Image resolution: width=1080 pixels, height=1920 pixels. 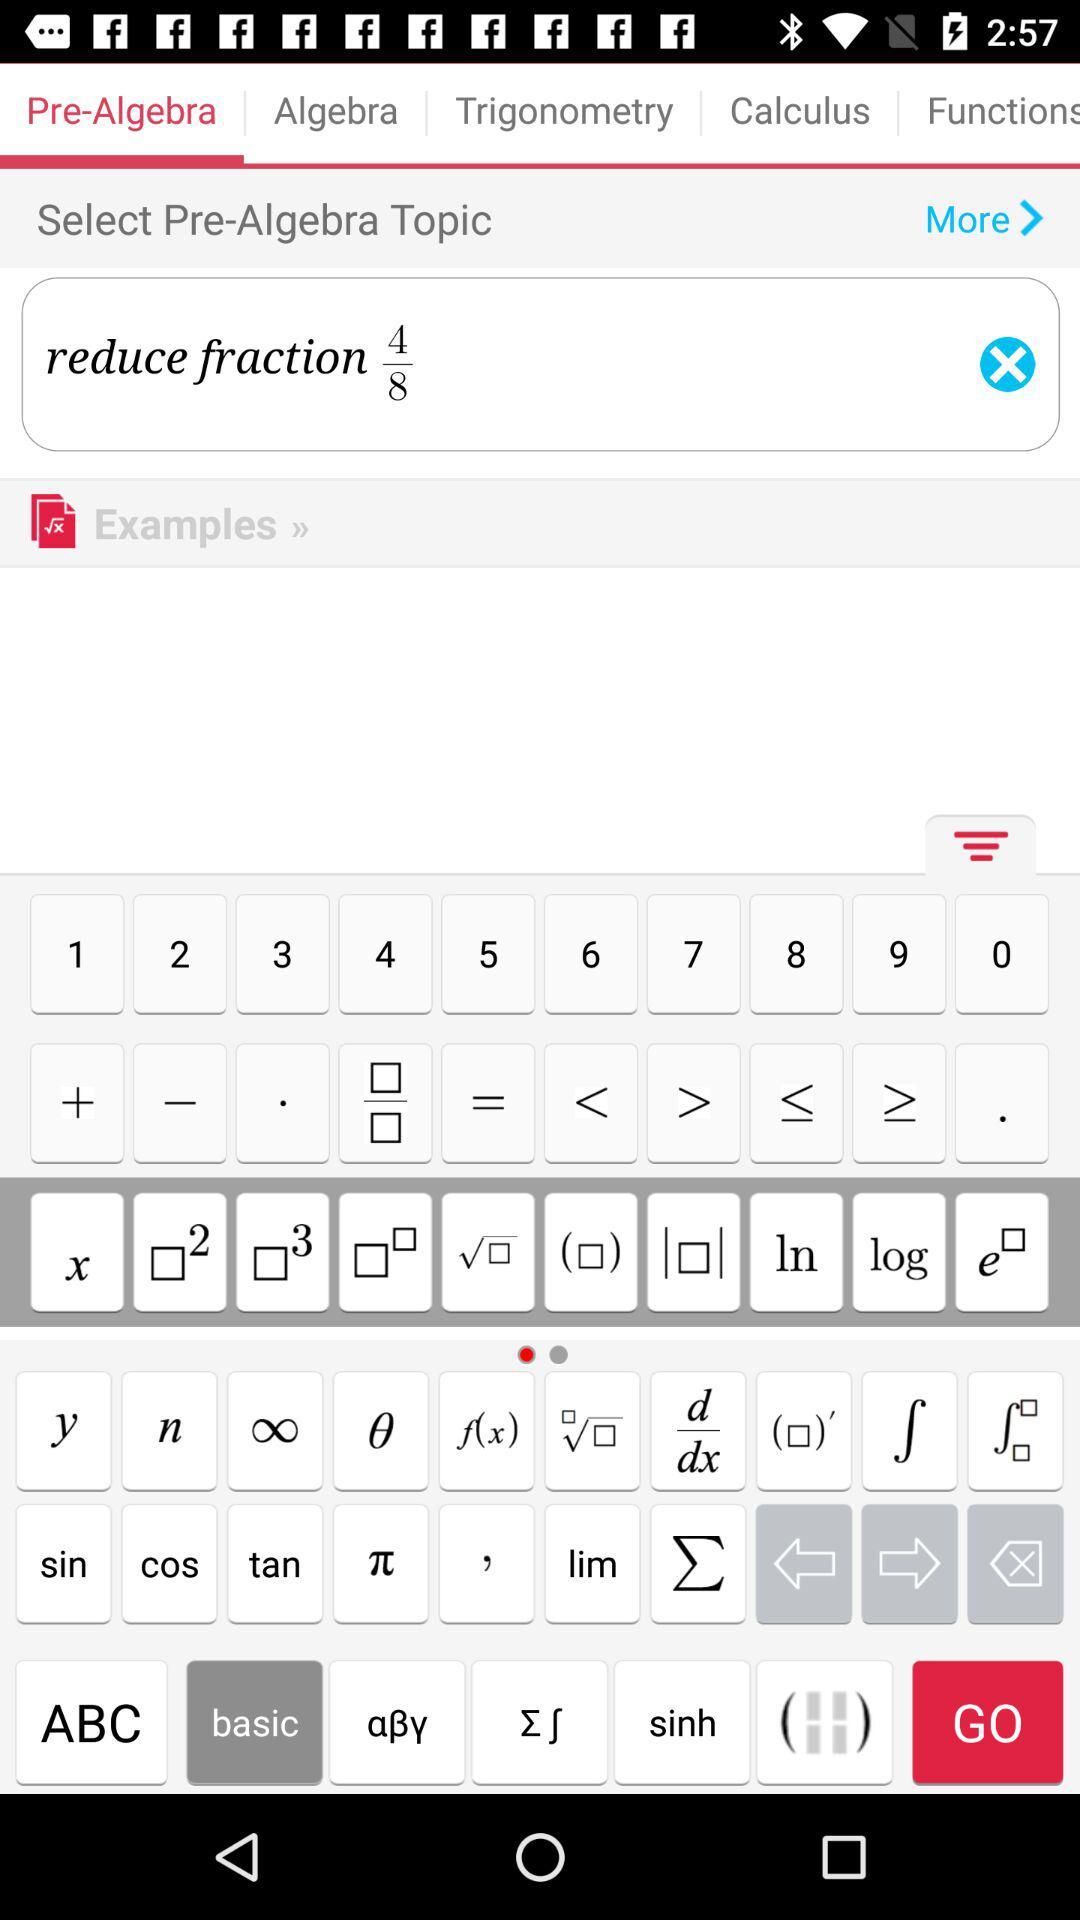 What do you see at coordinates (385, 1101) in the screenshot?
I see `type fraction` at bounding box center [385, 1101].